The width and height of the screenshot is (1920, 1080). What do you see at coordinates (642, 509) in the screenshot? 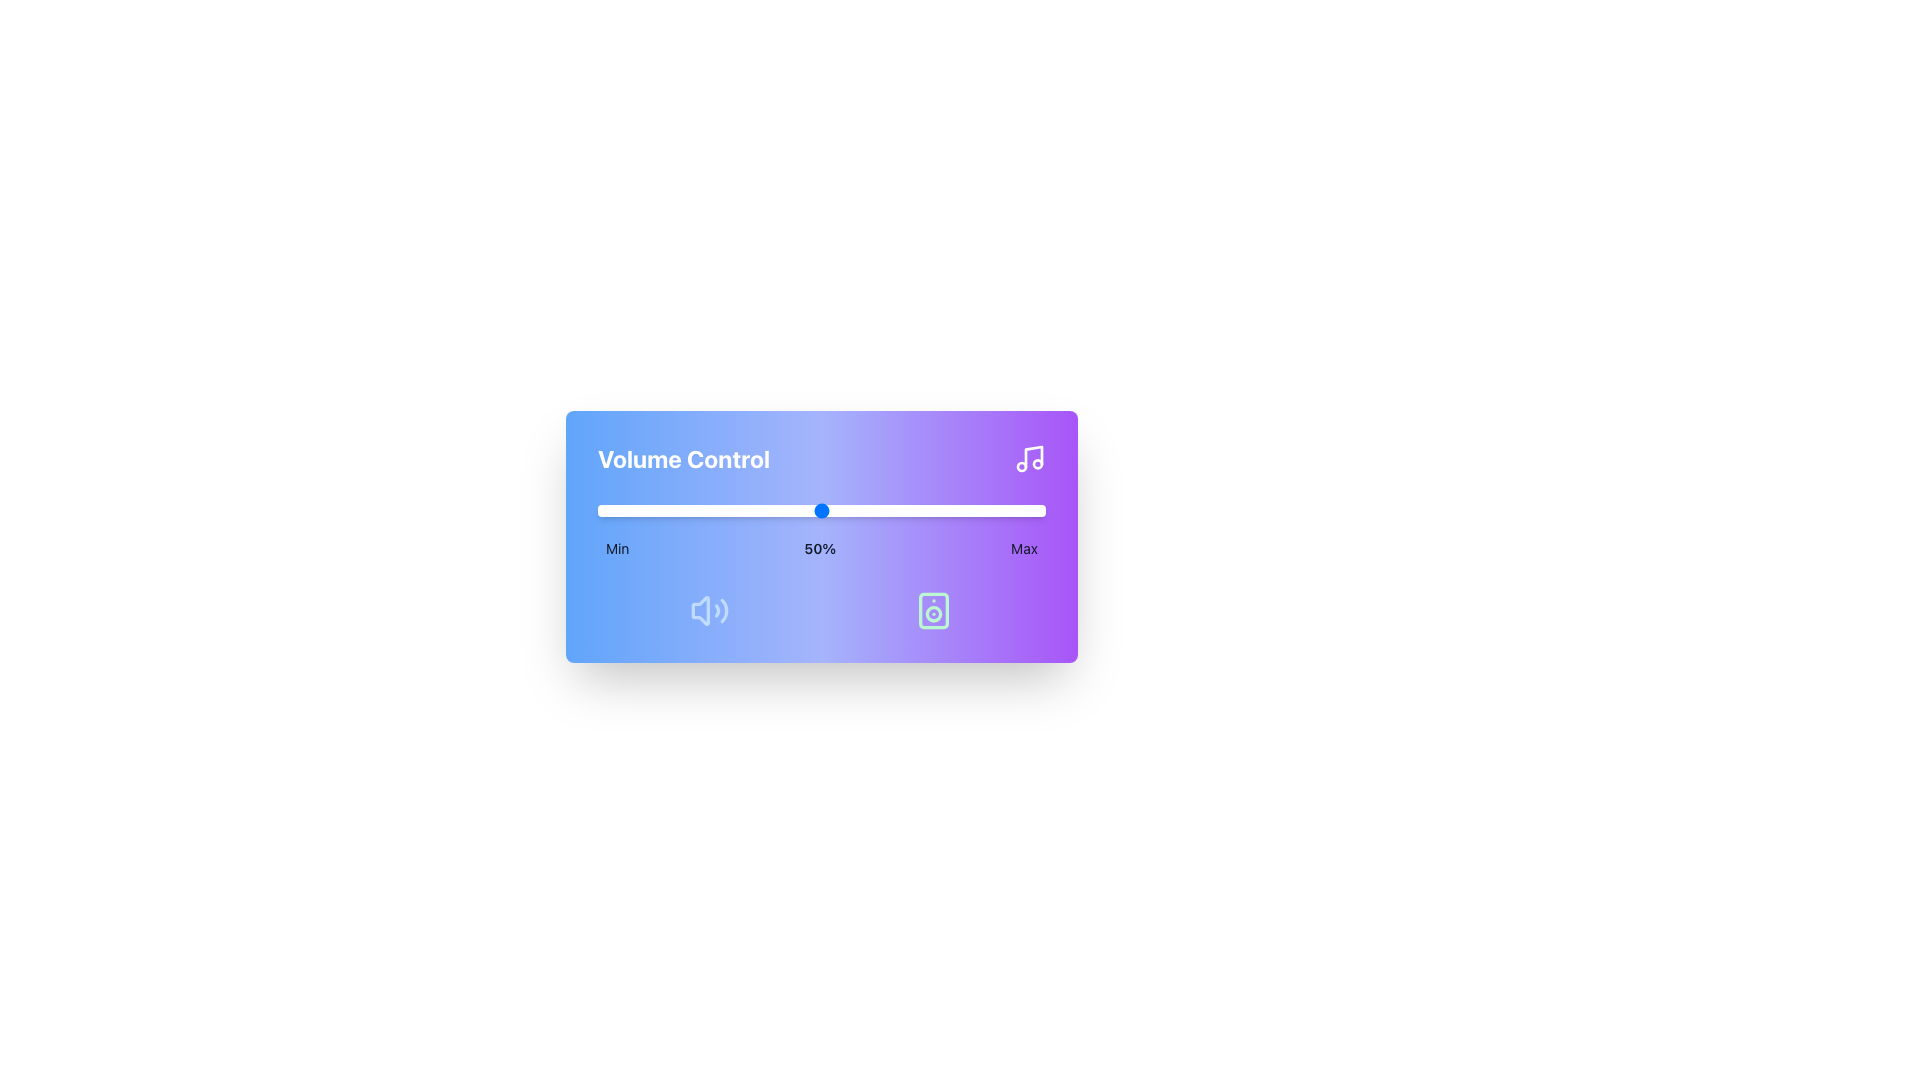
I see `the slider` at bounding box center [642, 509].